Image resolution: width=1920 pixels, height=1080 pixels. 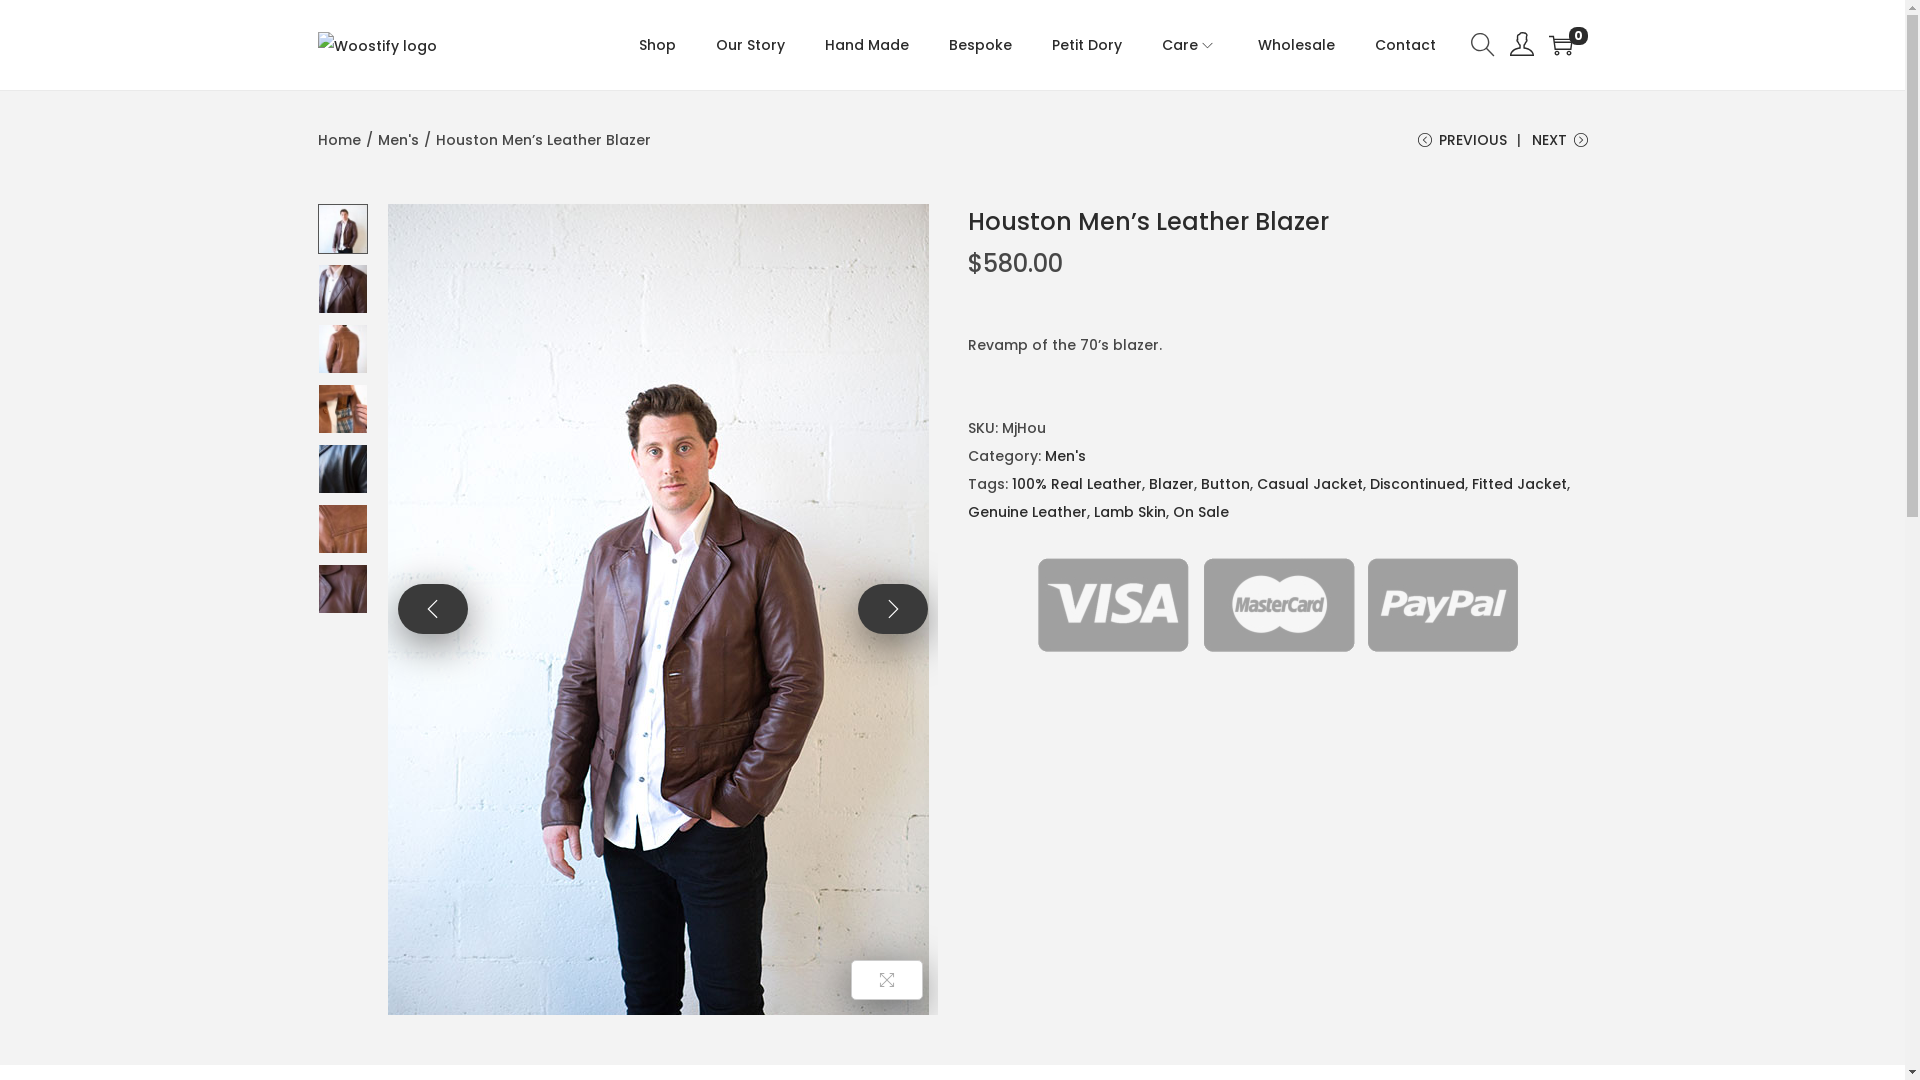 What do you see at coordinates (1129, 511) in the screenshot?
I see `'Lamb Skin'` at bounding box center [1129, 511].